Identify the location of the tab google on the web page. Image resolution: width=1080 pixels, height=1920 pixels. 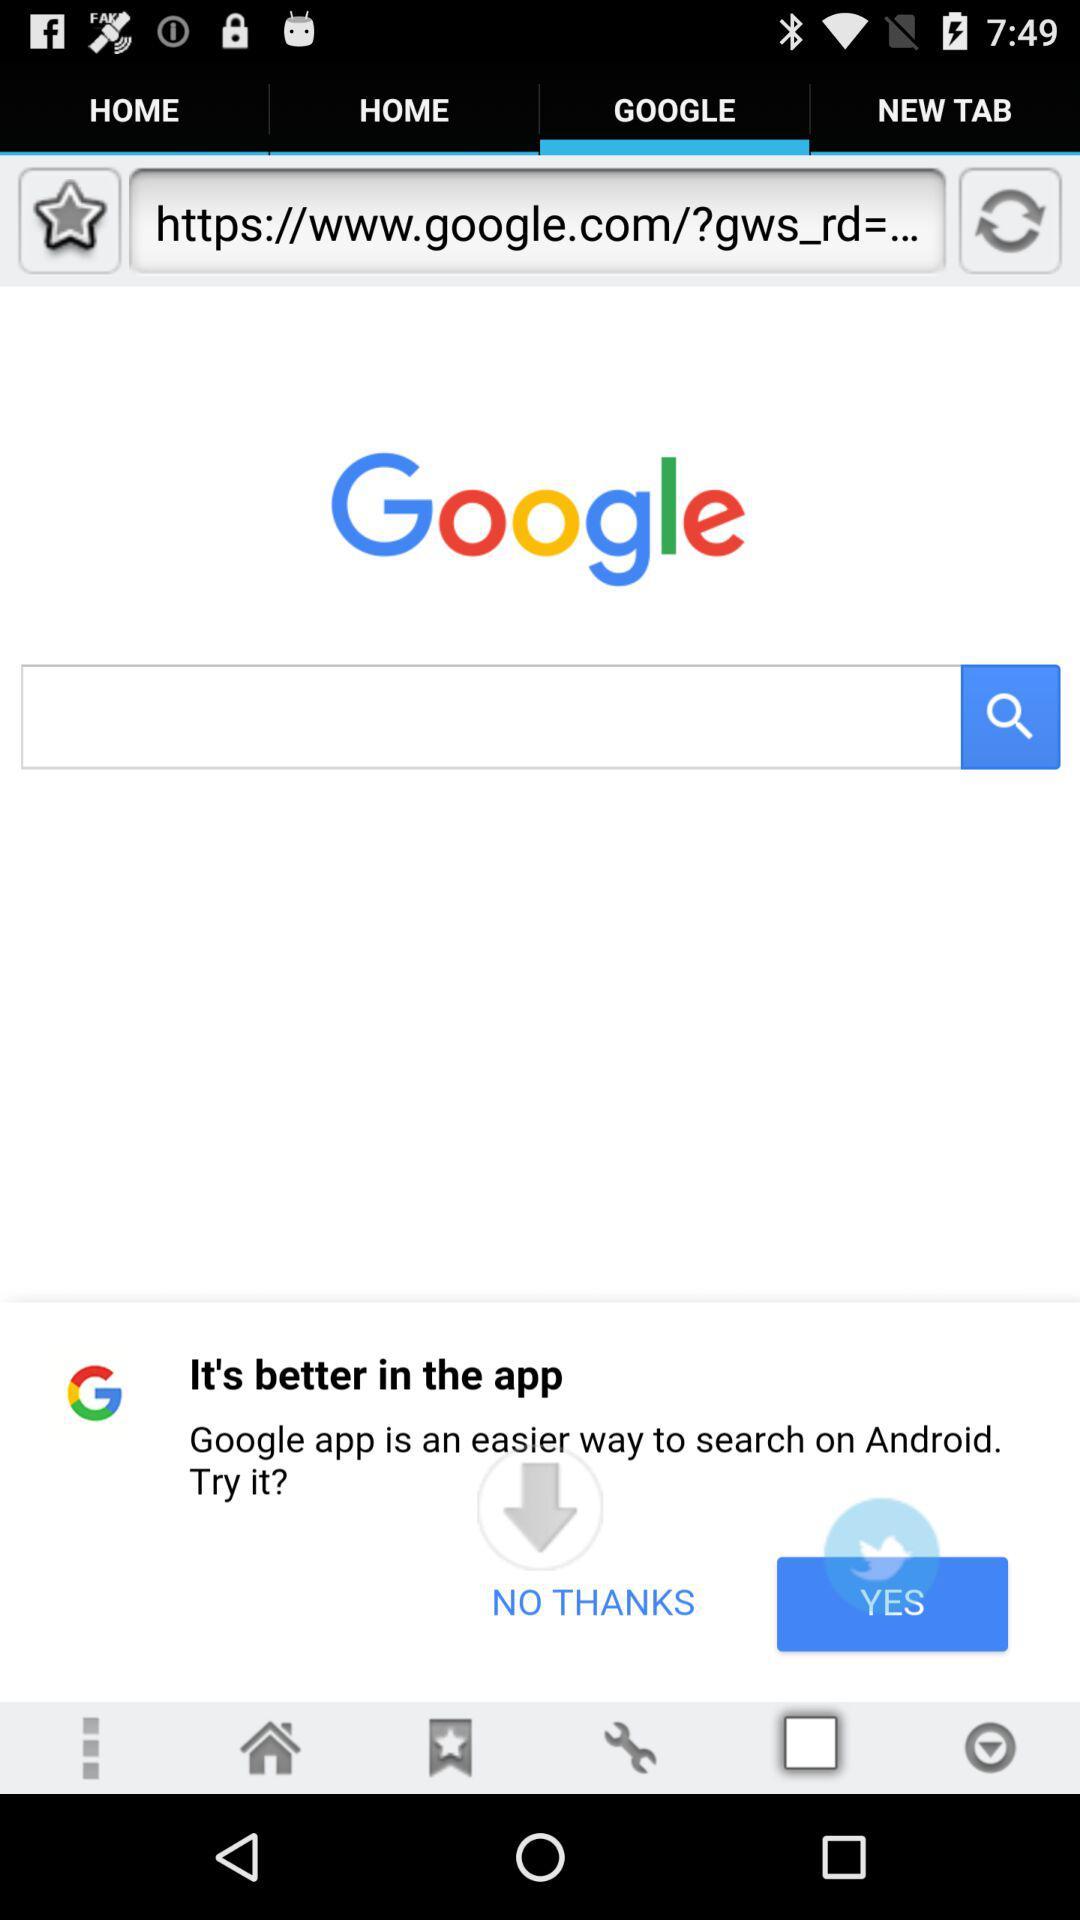
(674, 108).